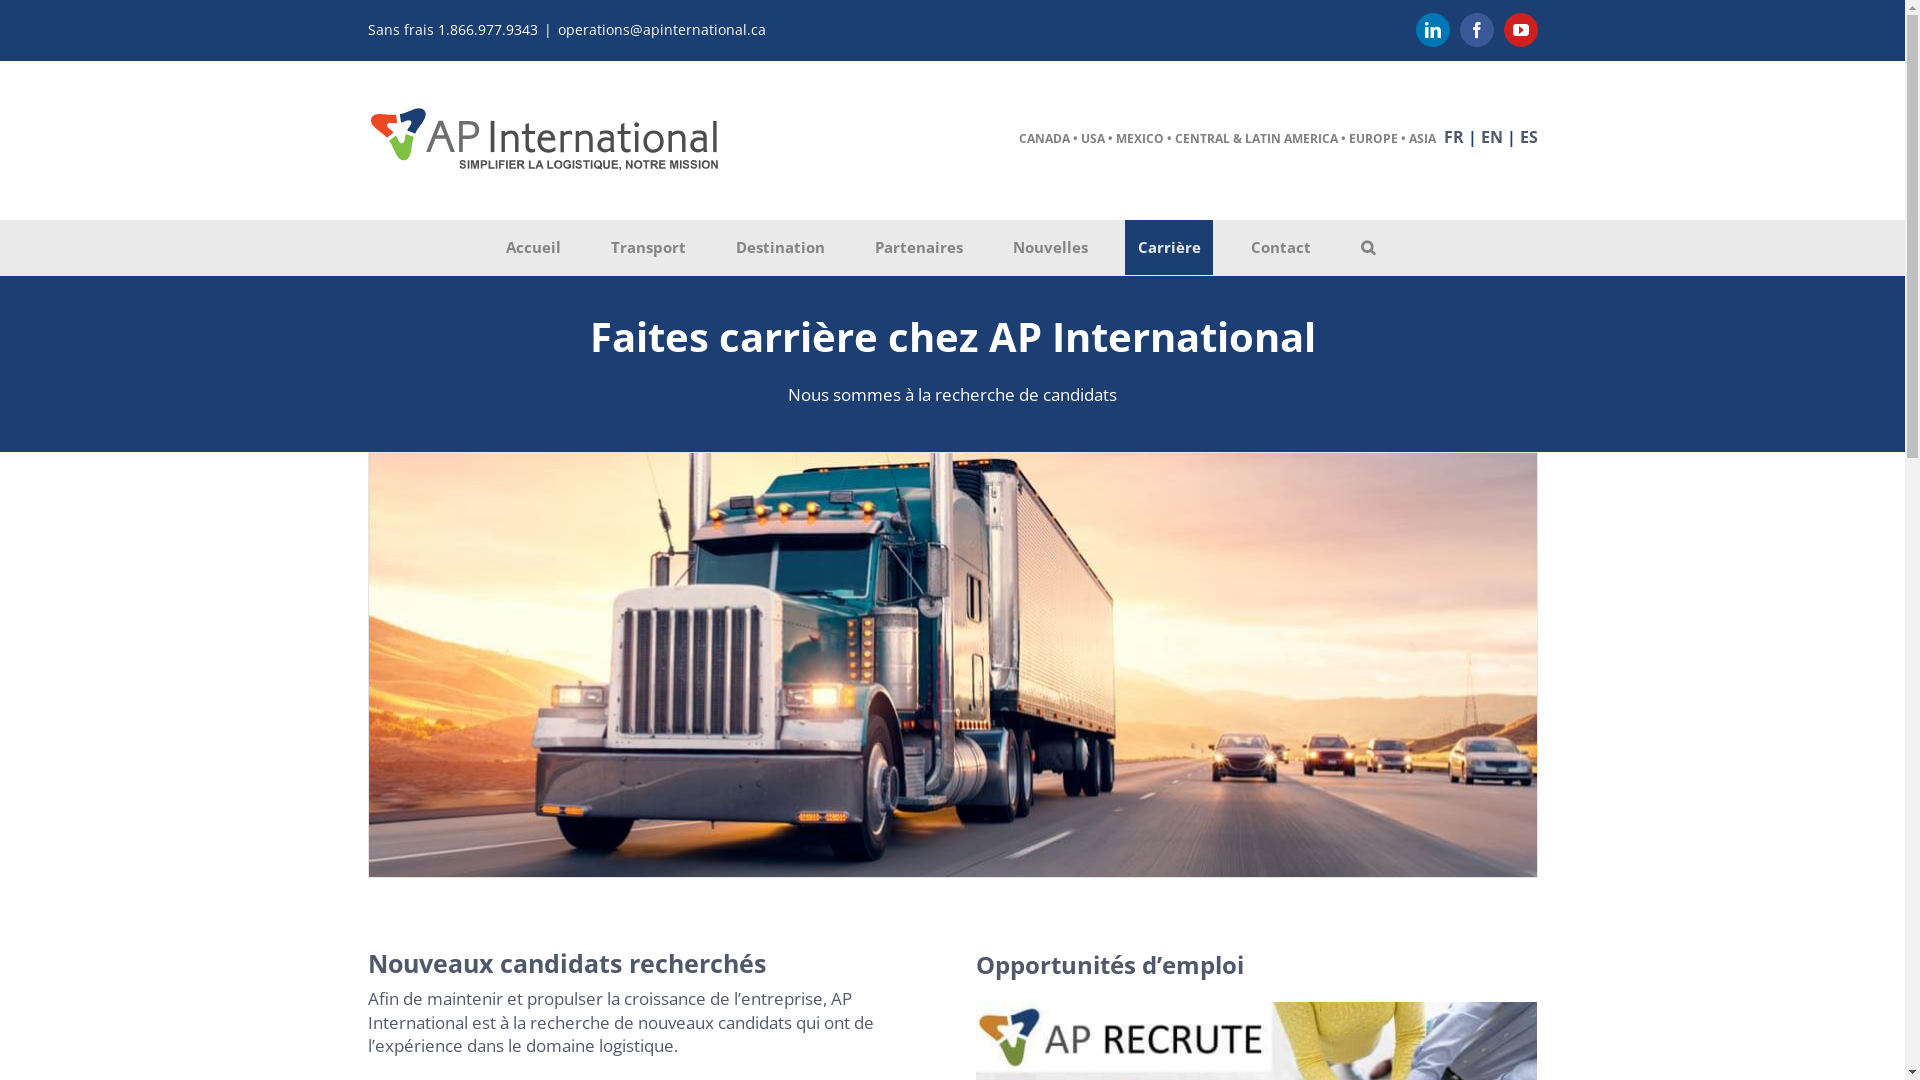  What do you see at coordinates (1491, 136) in the screenshot?
I see `'EN'` at bounding box center [1491, 136].